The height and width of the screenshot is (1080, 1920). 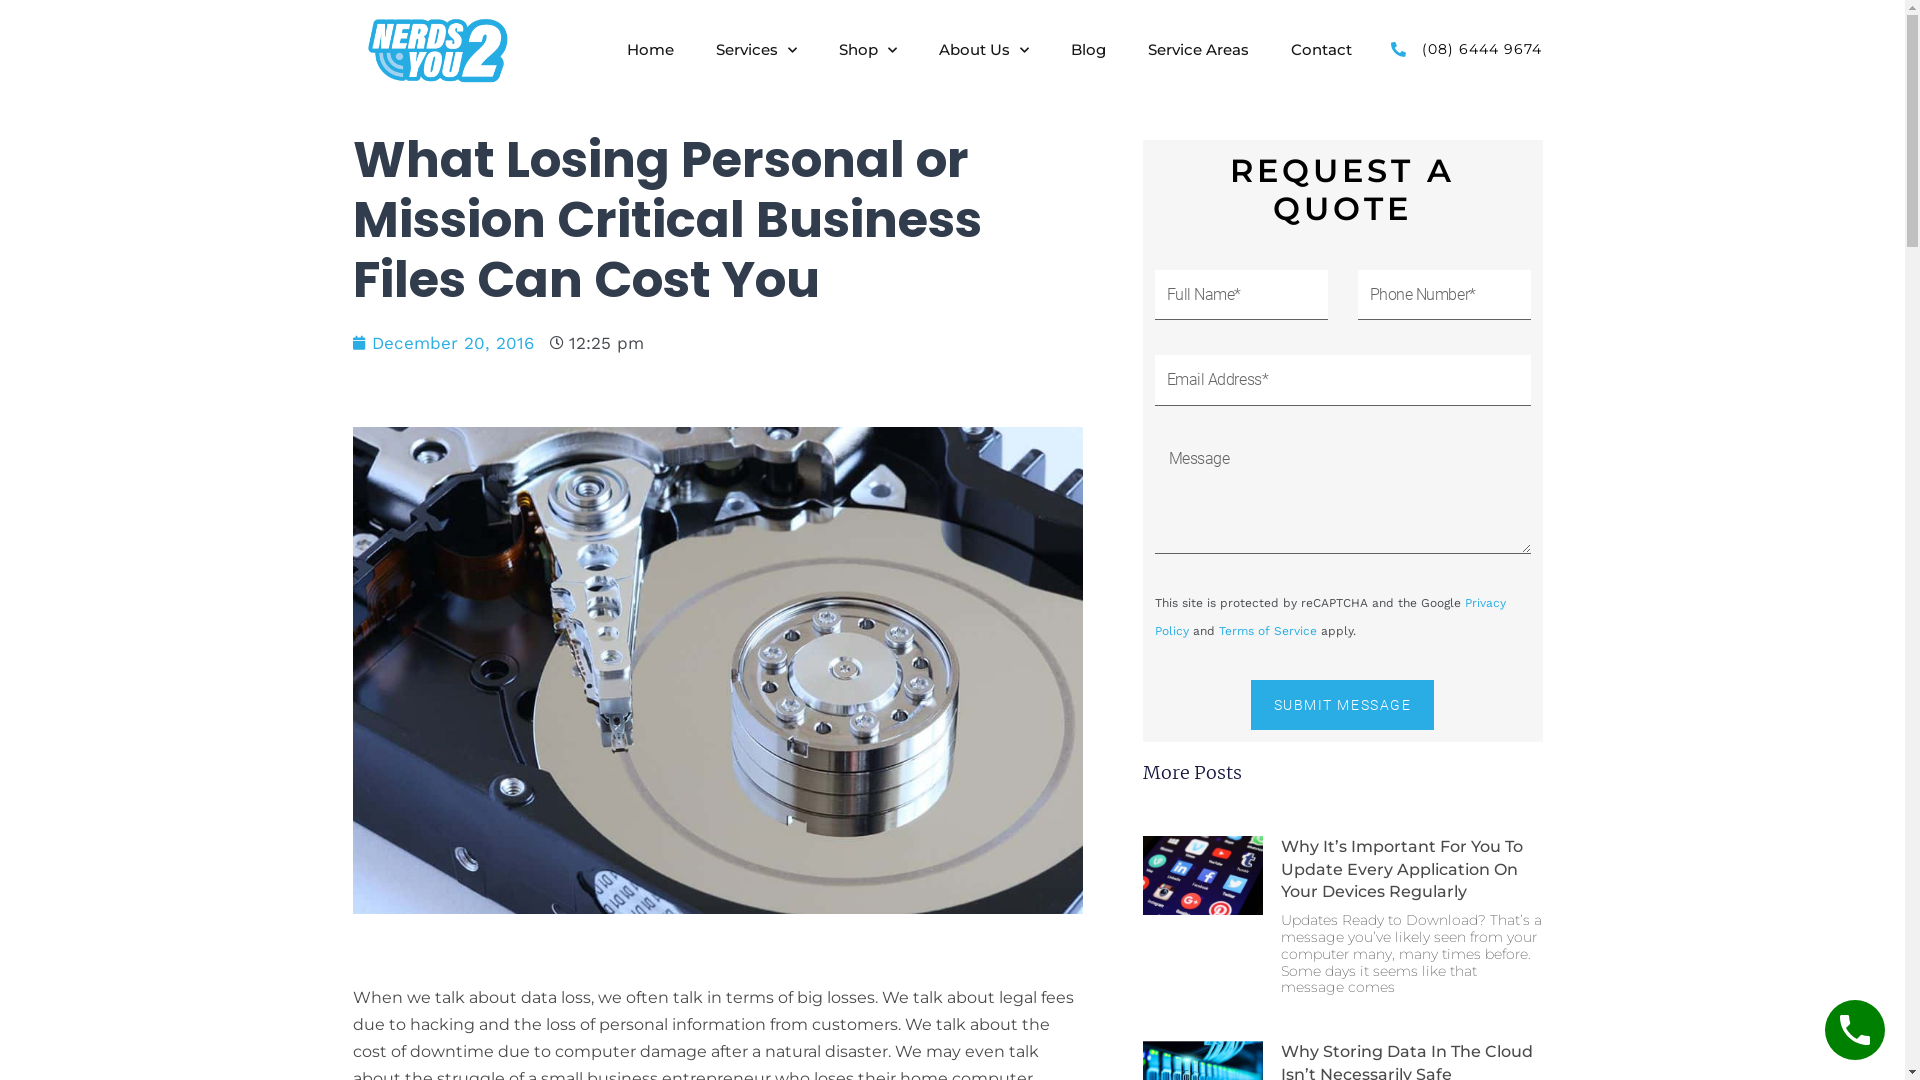 What do you see at coordinates (1321, 49) in the screenshot?
I see `'Contact'` at bounding box center [1321, 49].